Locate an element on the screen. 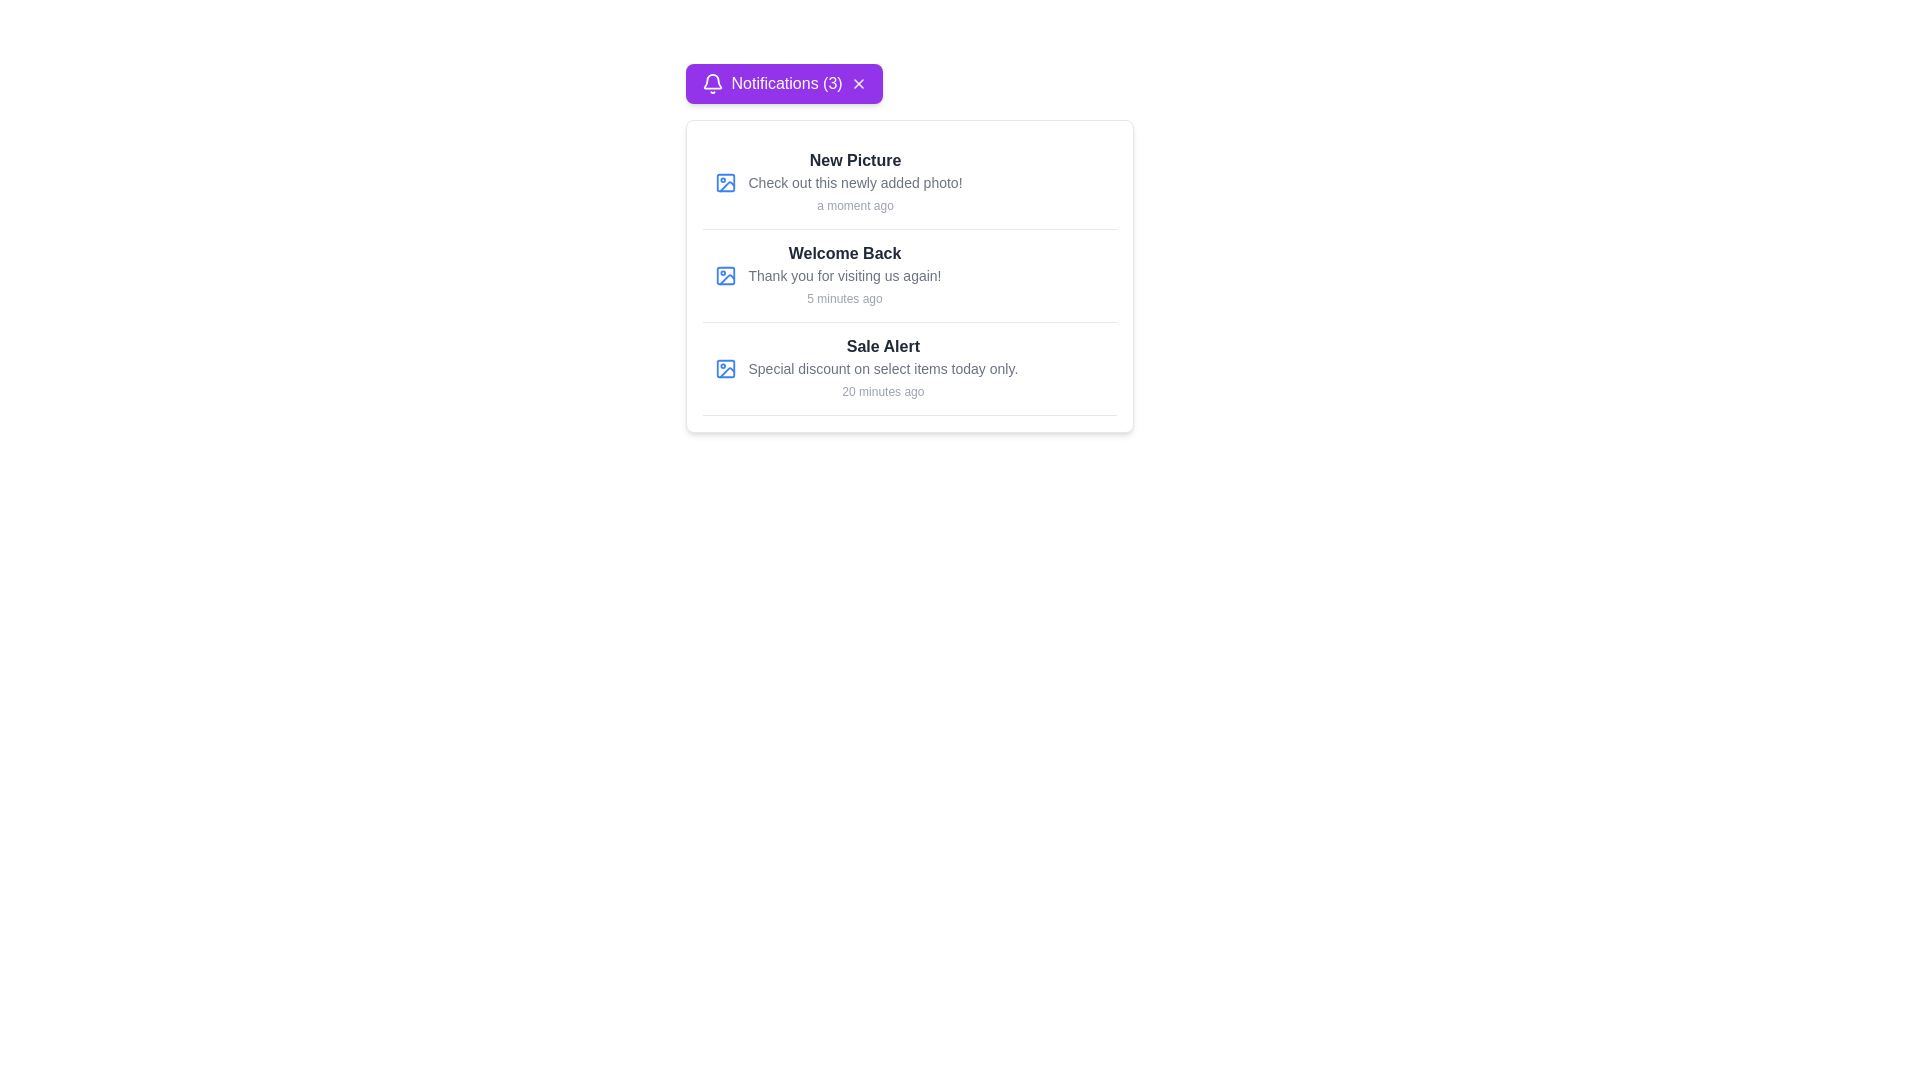 This screenshot has width=1920, height=1080. the third notification item under the 'Notifications (3)' section is located at coordinates (908, 369).